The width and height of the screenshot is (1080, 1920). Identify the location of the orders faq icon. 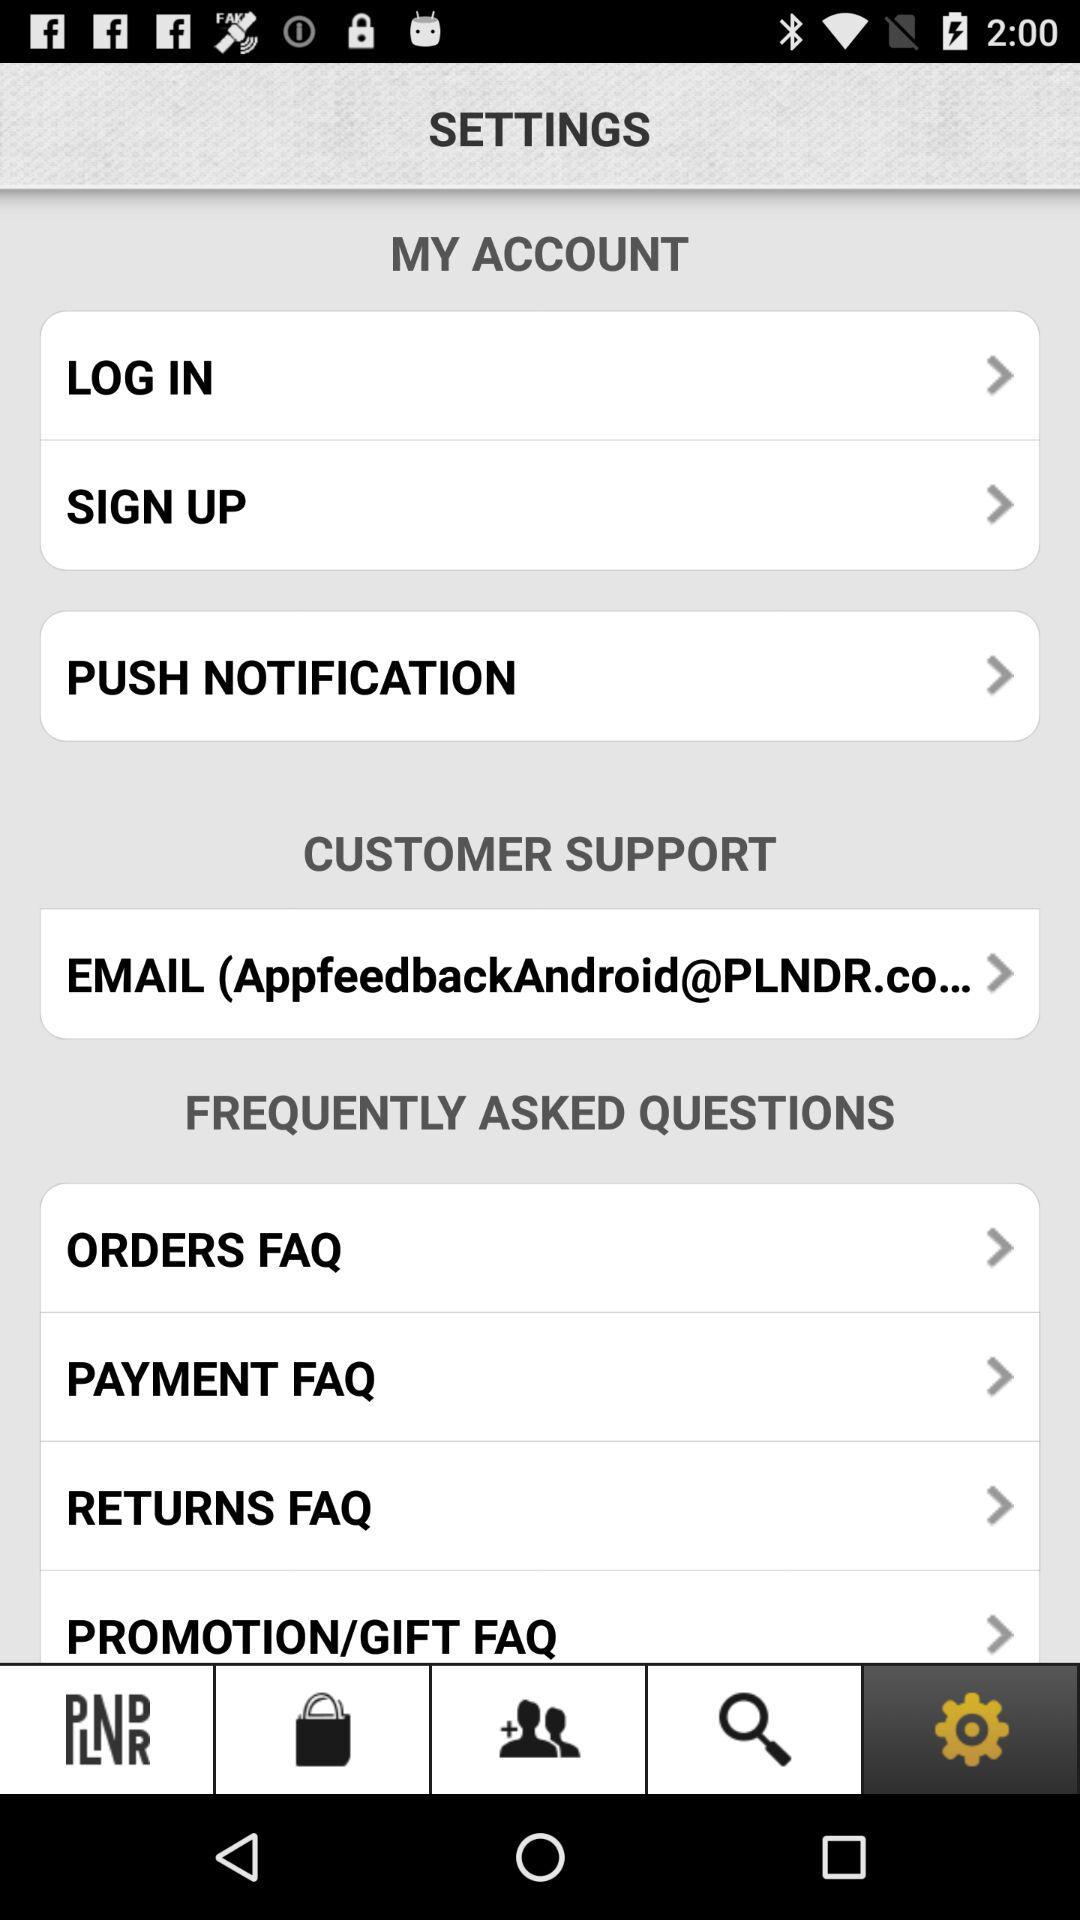
(540, 1247).